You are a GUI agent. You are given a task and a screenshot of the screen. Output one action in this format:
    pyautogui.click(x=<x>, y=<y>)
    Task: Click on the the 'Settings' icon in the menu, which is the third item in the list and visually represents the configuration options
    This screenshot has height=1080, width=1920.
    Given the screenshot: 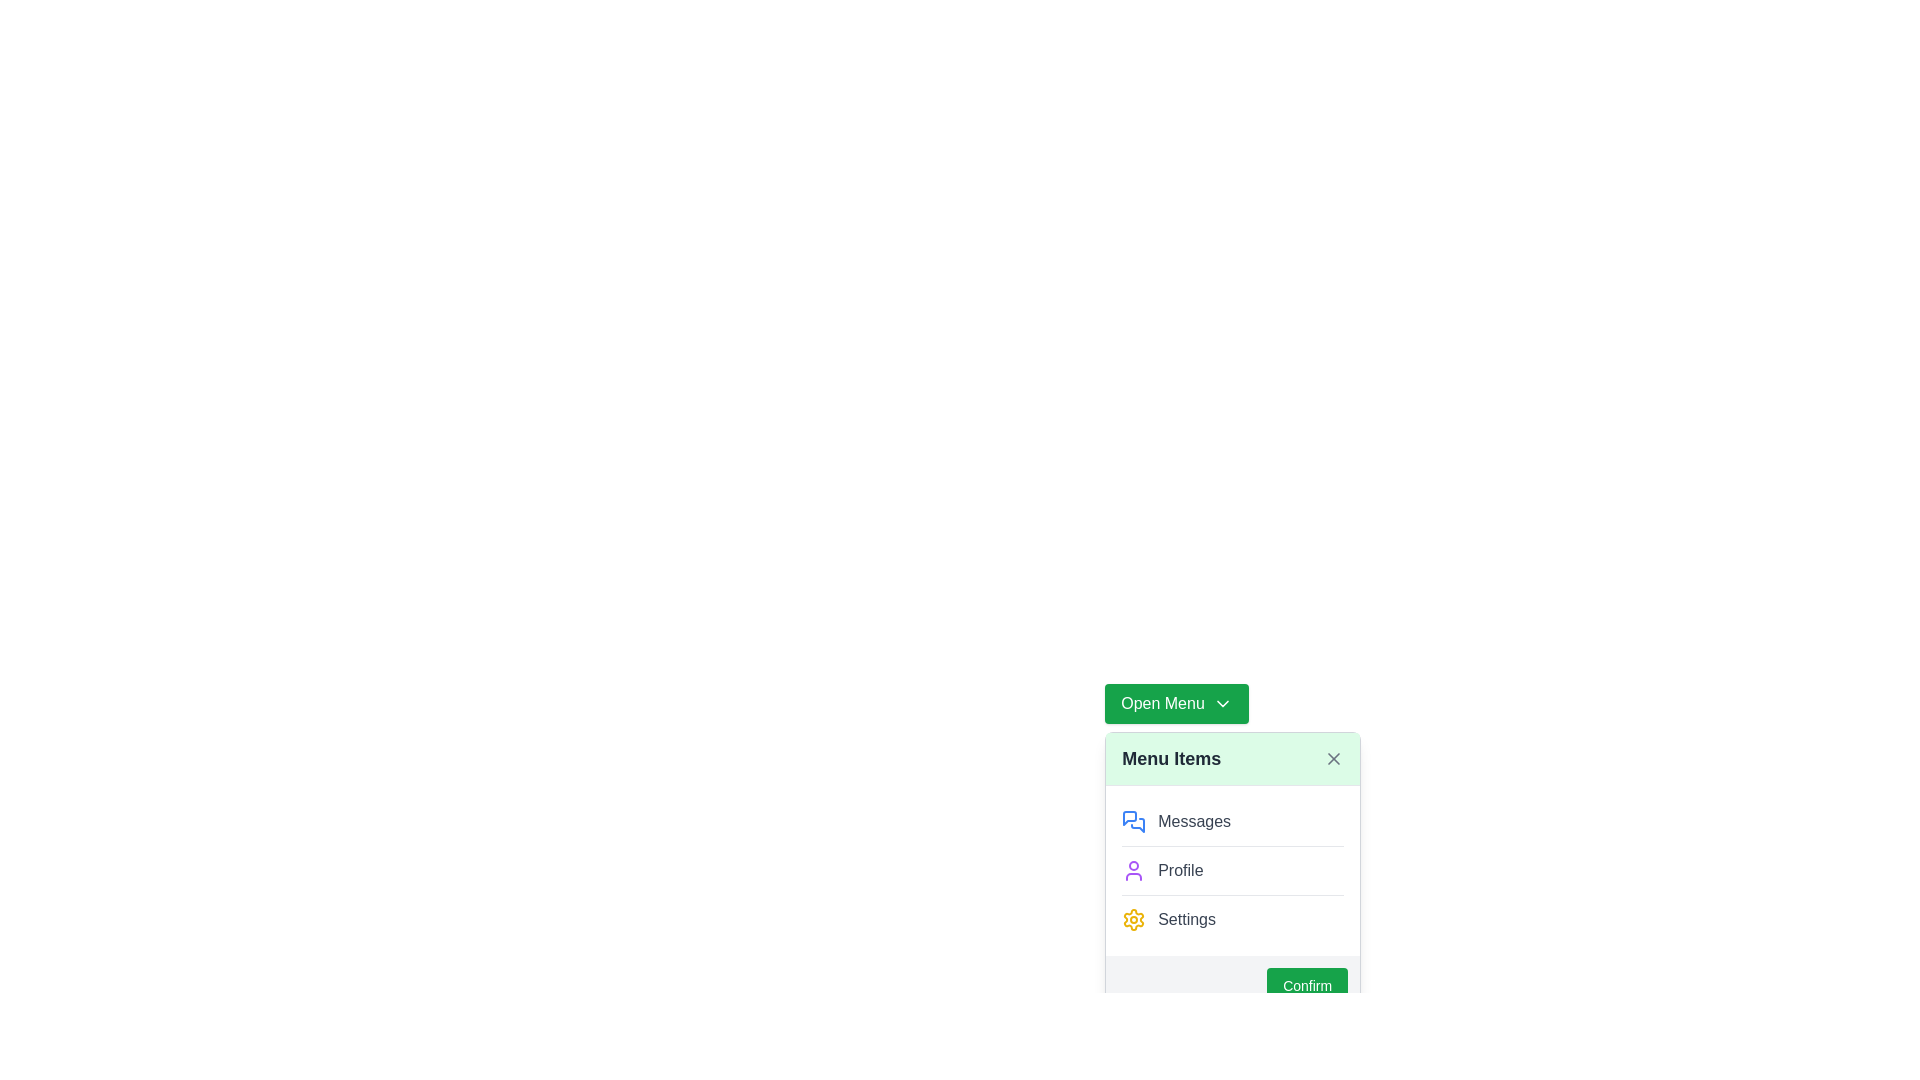 What is the action you would take?
    pyautogui.click(x=1133, y=920)
    